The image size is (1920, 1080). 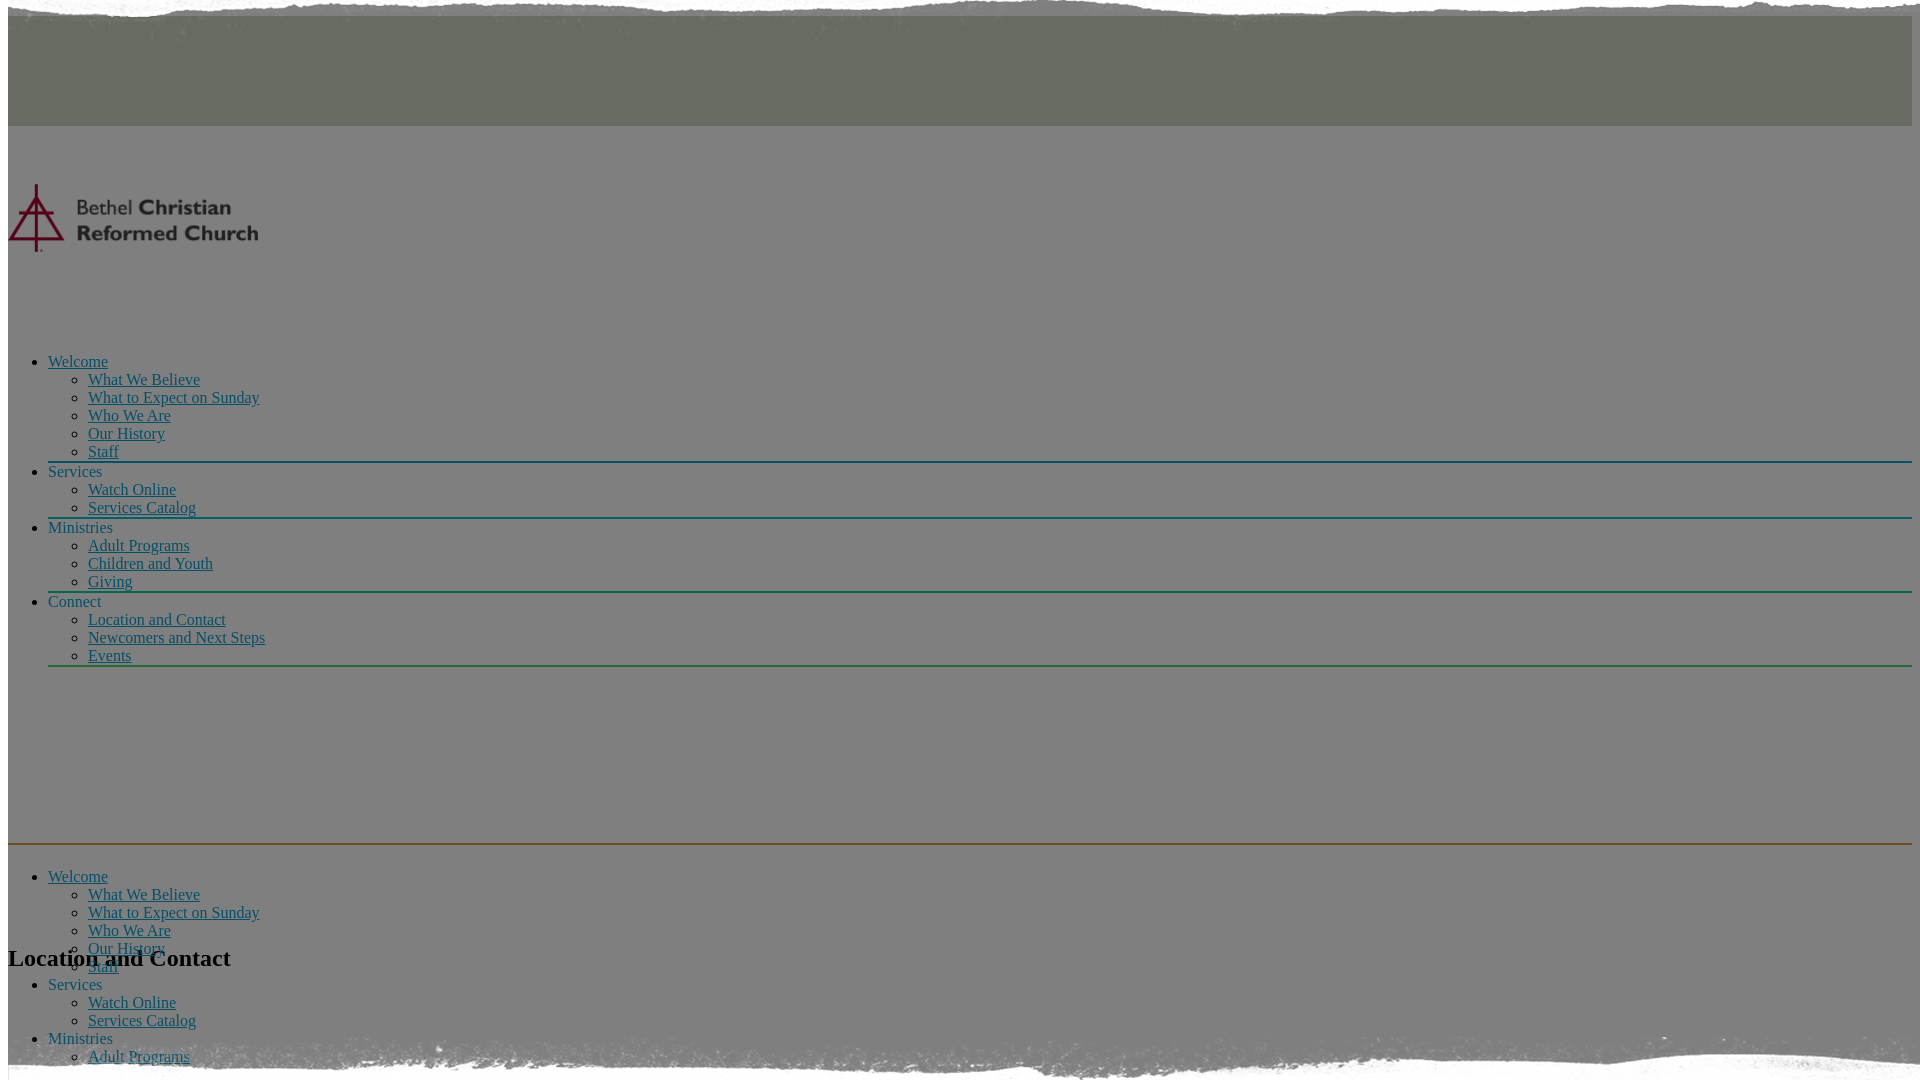 What do you see at coordinates (102, 965) in the screenshot?
I see `'Staff'` at bounding box center [102, 965].